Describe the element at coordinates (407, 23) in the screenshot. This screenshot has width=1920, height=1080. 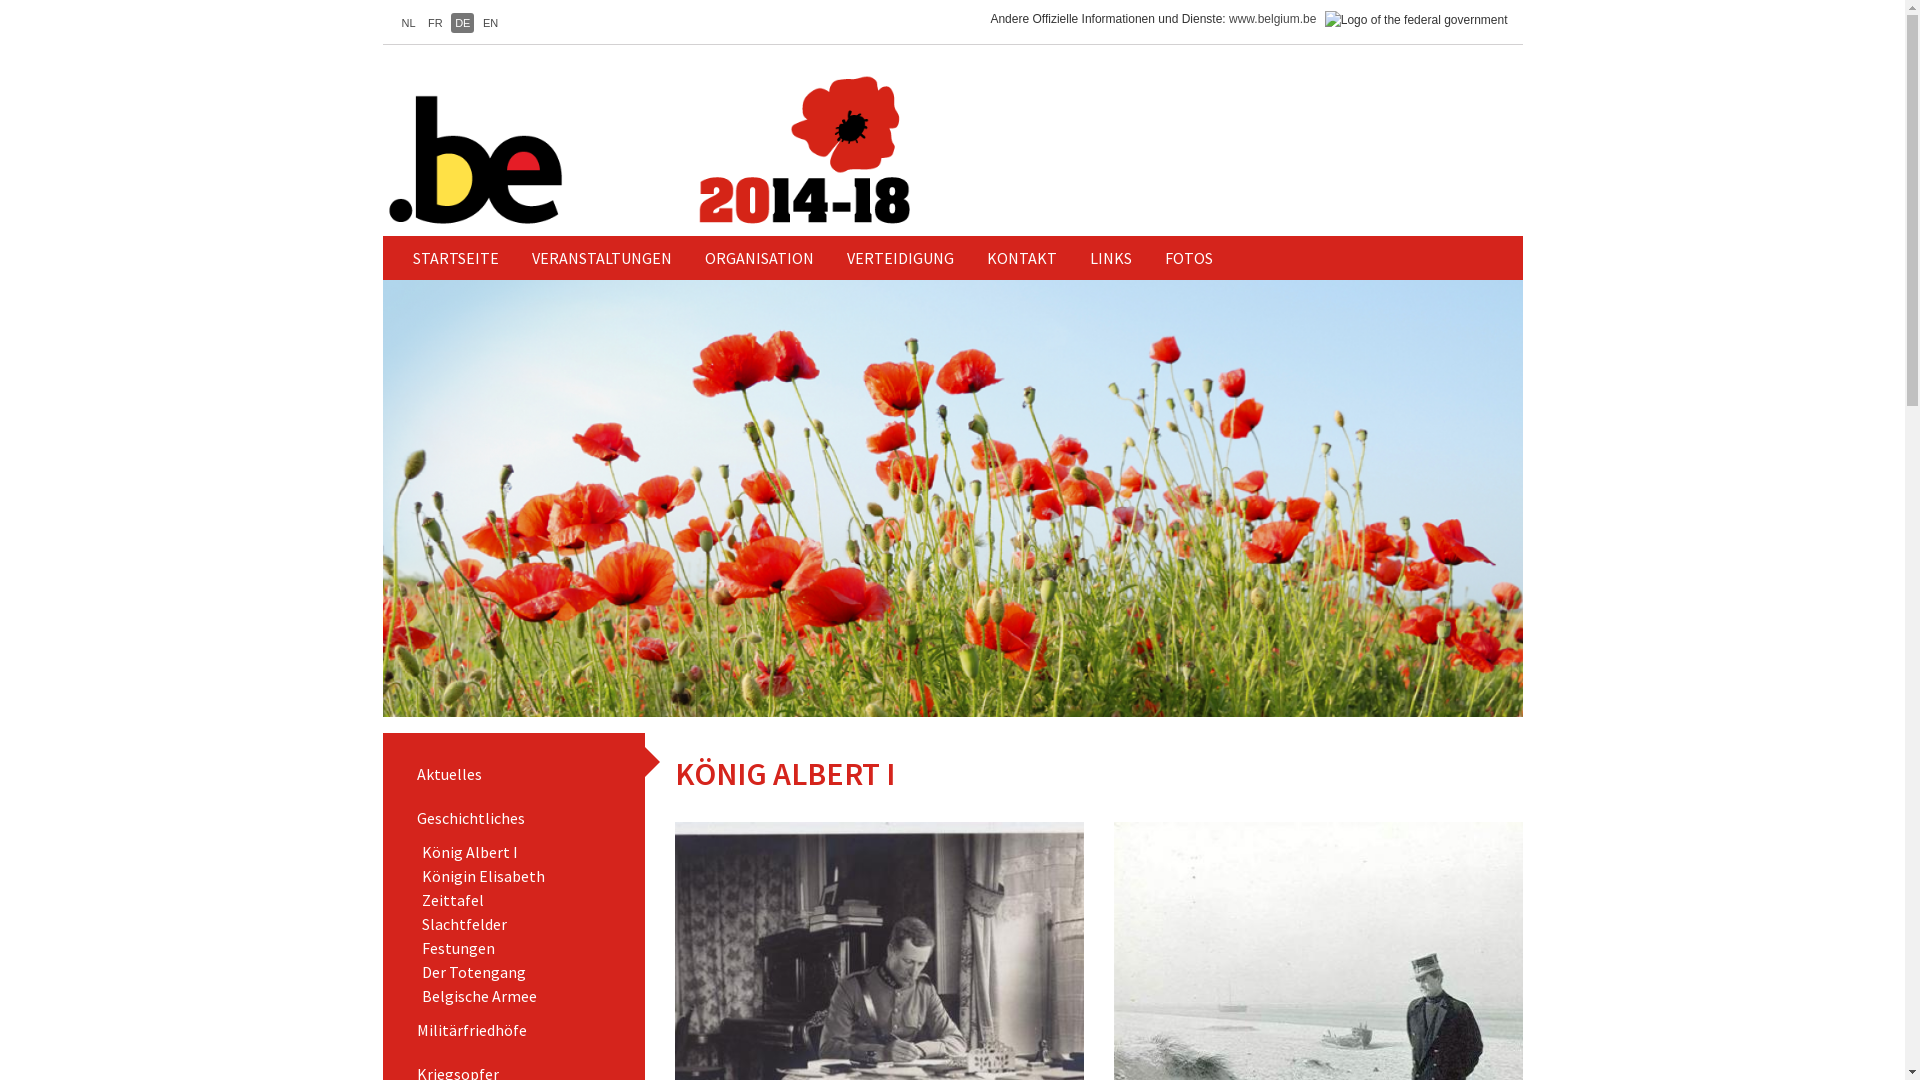
I see `'NL'` at that location.